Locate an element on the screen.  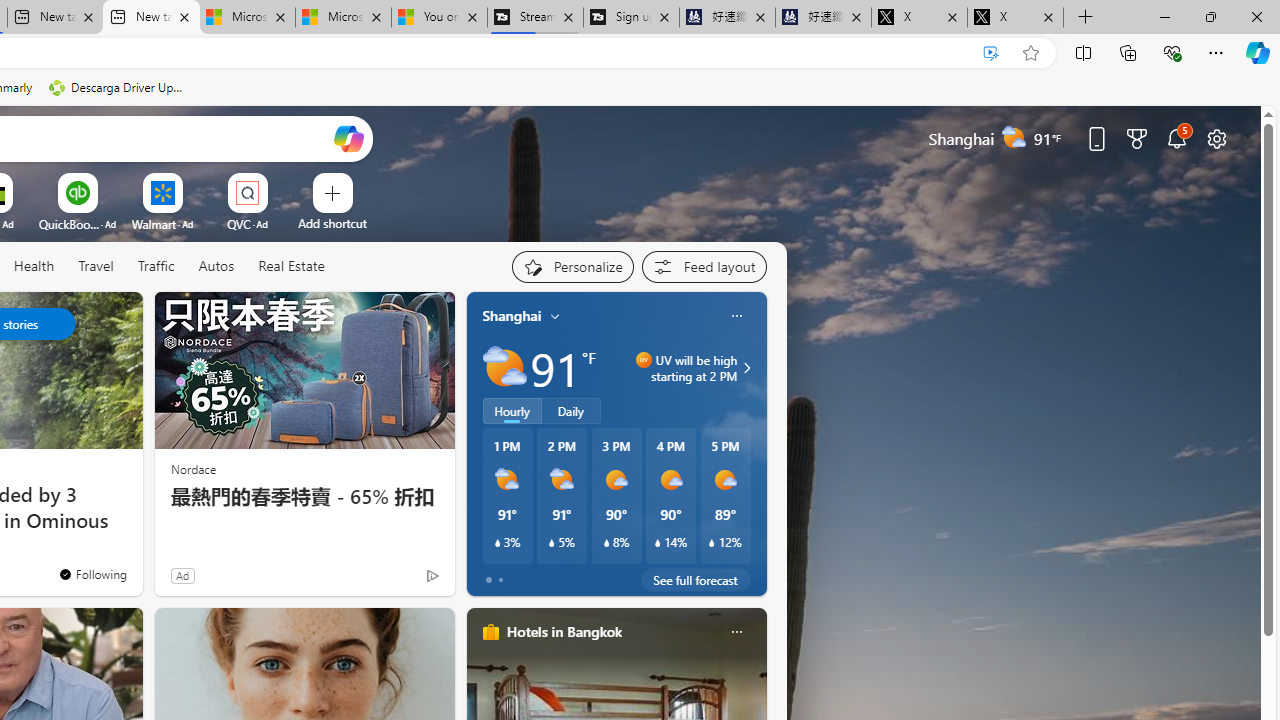
'Partly sunny' is located at coordinates (504, 368).